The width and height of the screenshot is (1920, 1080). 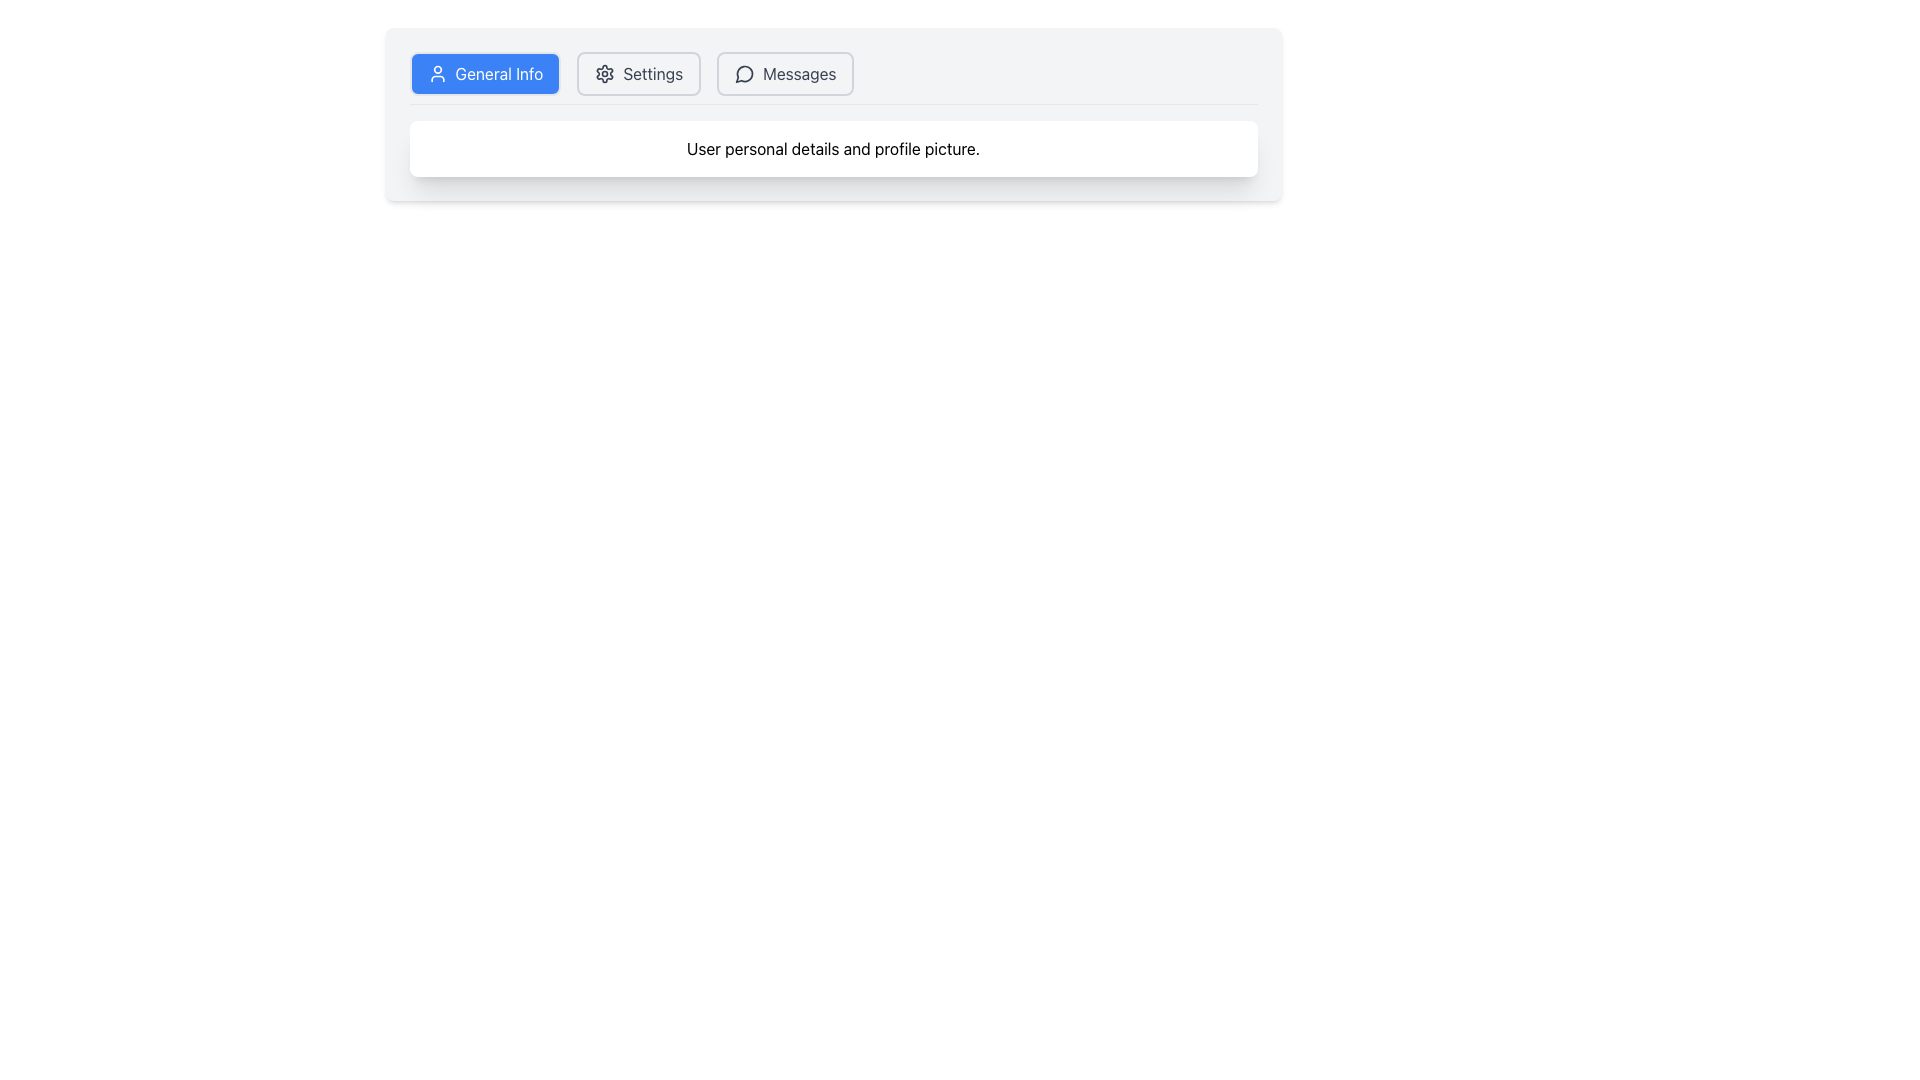 What do you see at coordinates (833, 114) in the screenshot?
I see `the user profile details panel located centrally below the tab navigation, displaying the user's personal information and profile picture` at bounding box center [833, 114].